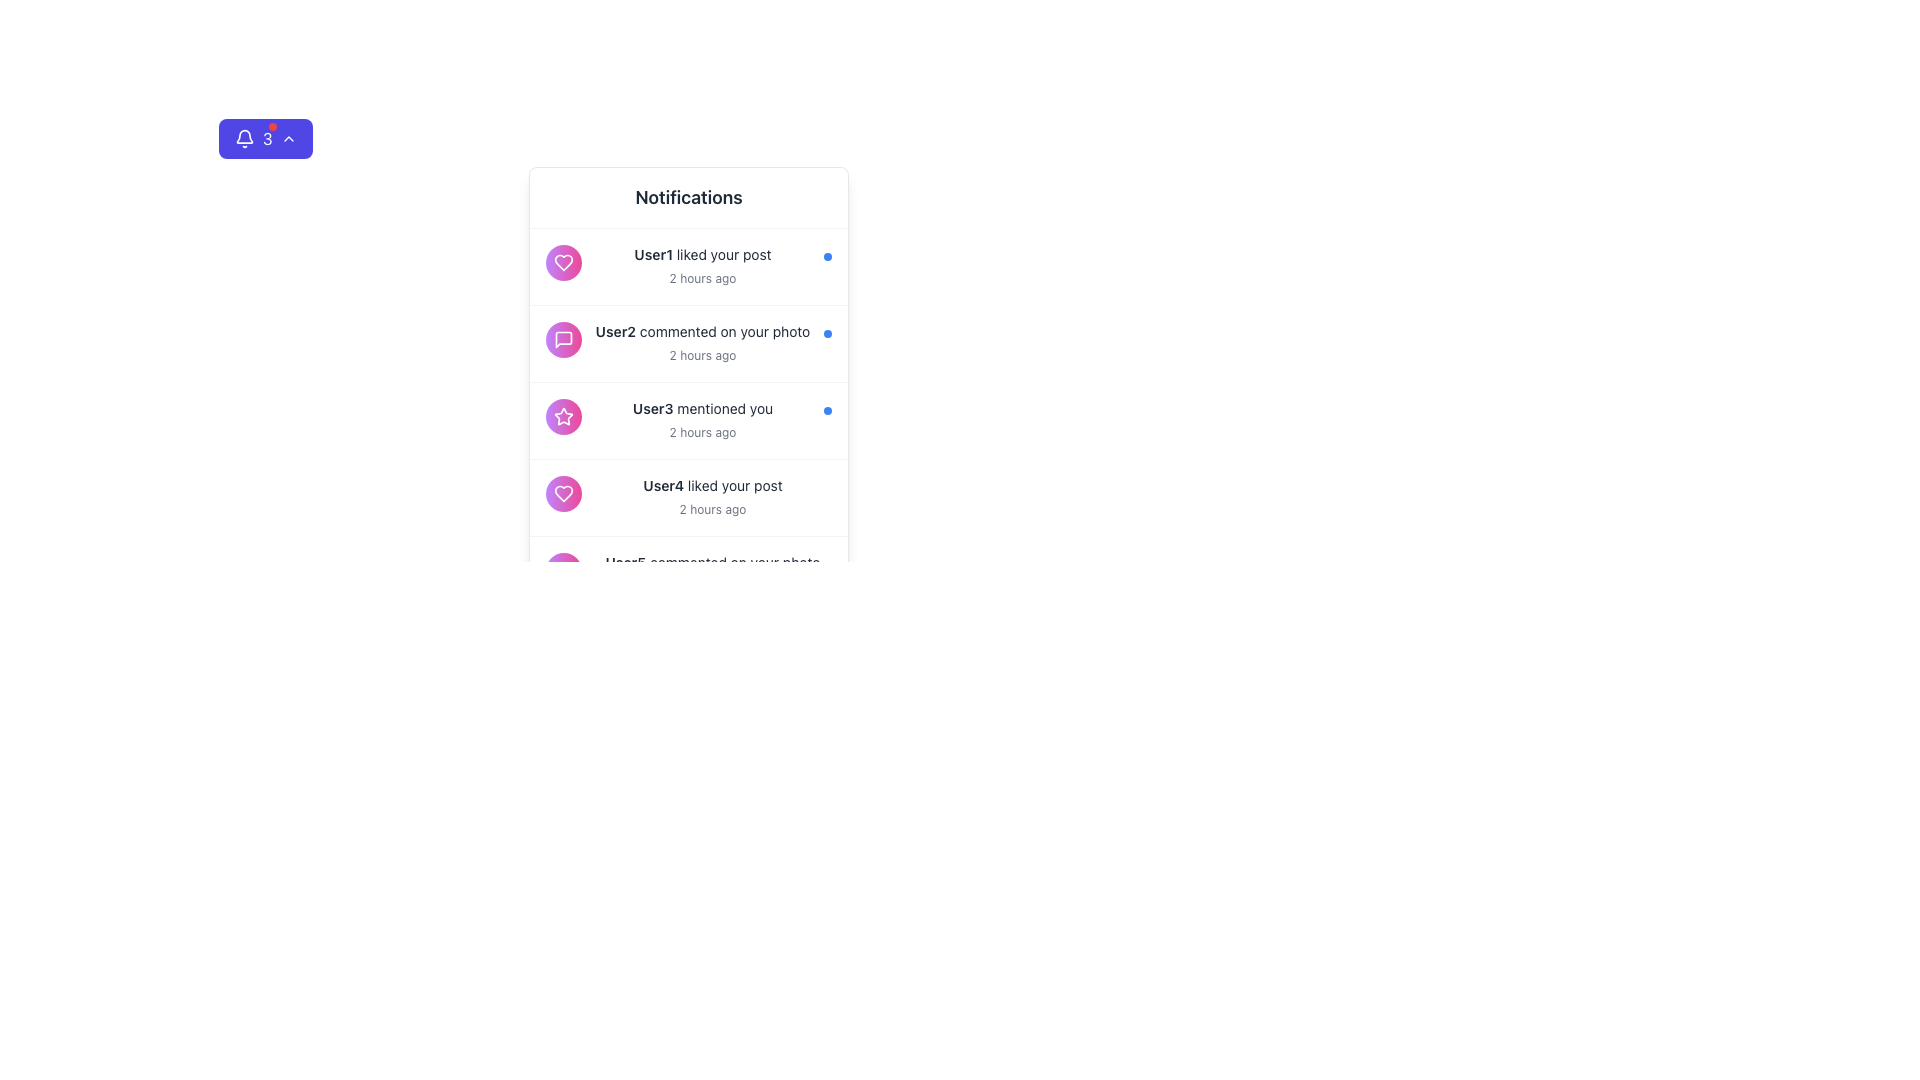 The height and width of the screenshot is (1080, 1920). I want to click on the text label displaying the count of unread notifications within the purple notification button, which is located near the bell icon and to the left of the downward arrow icon, so click(266, 137).